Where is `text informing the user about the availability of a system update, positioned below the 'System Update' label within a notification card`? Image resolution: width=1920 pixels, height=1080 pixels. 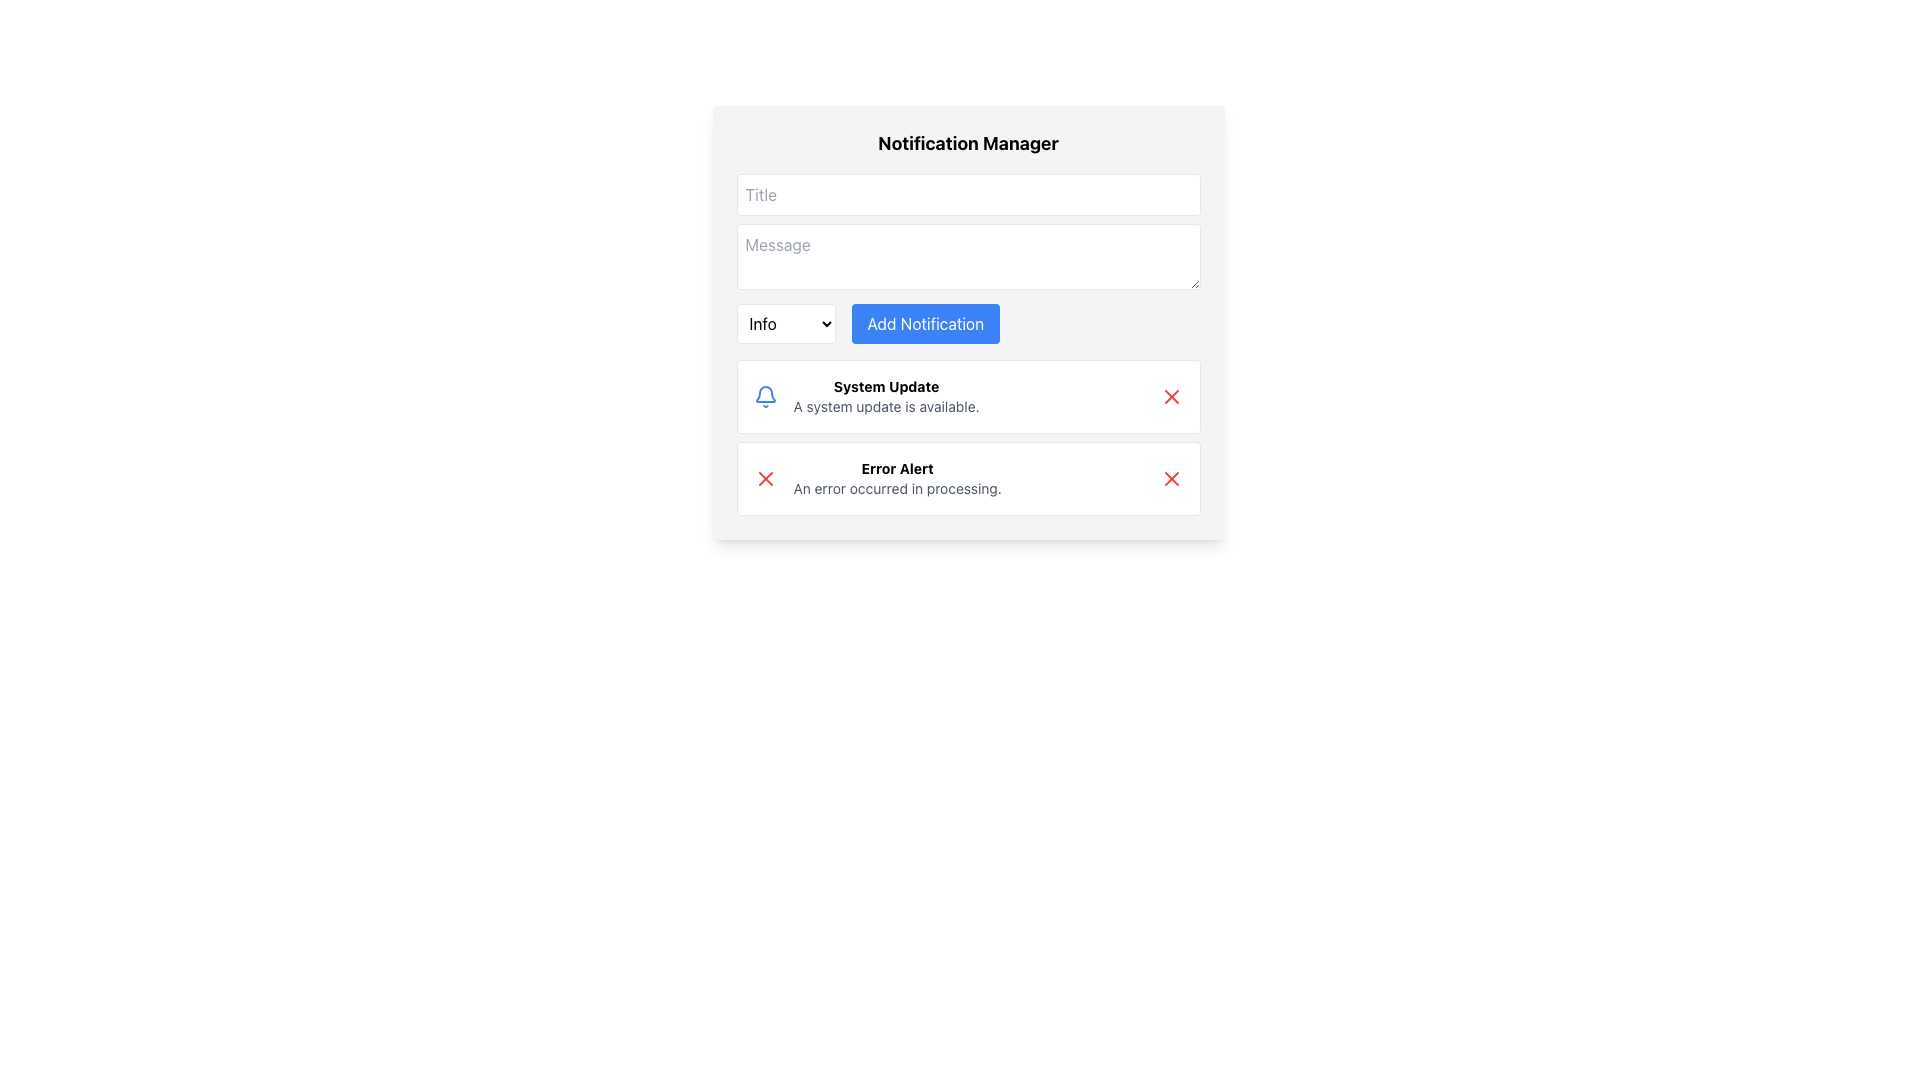 text informing the user about the availability of a system update, positioned below the 'System Update' label within a notification card is located at coordinates (885, 406).